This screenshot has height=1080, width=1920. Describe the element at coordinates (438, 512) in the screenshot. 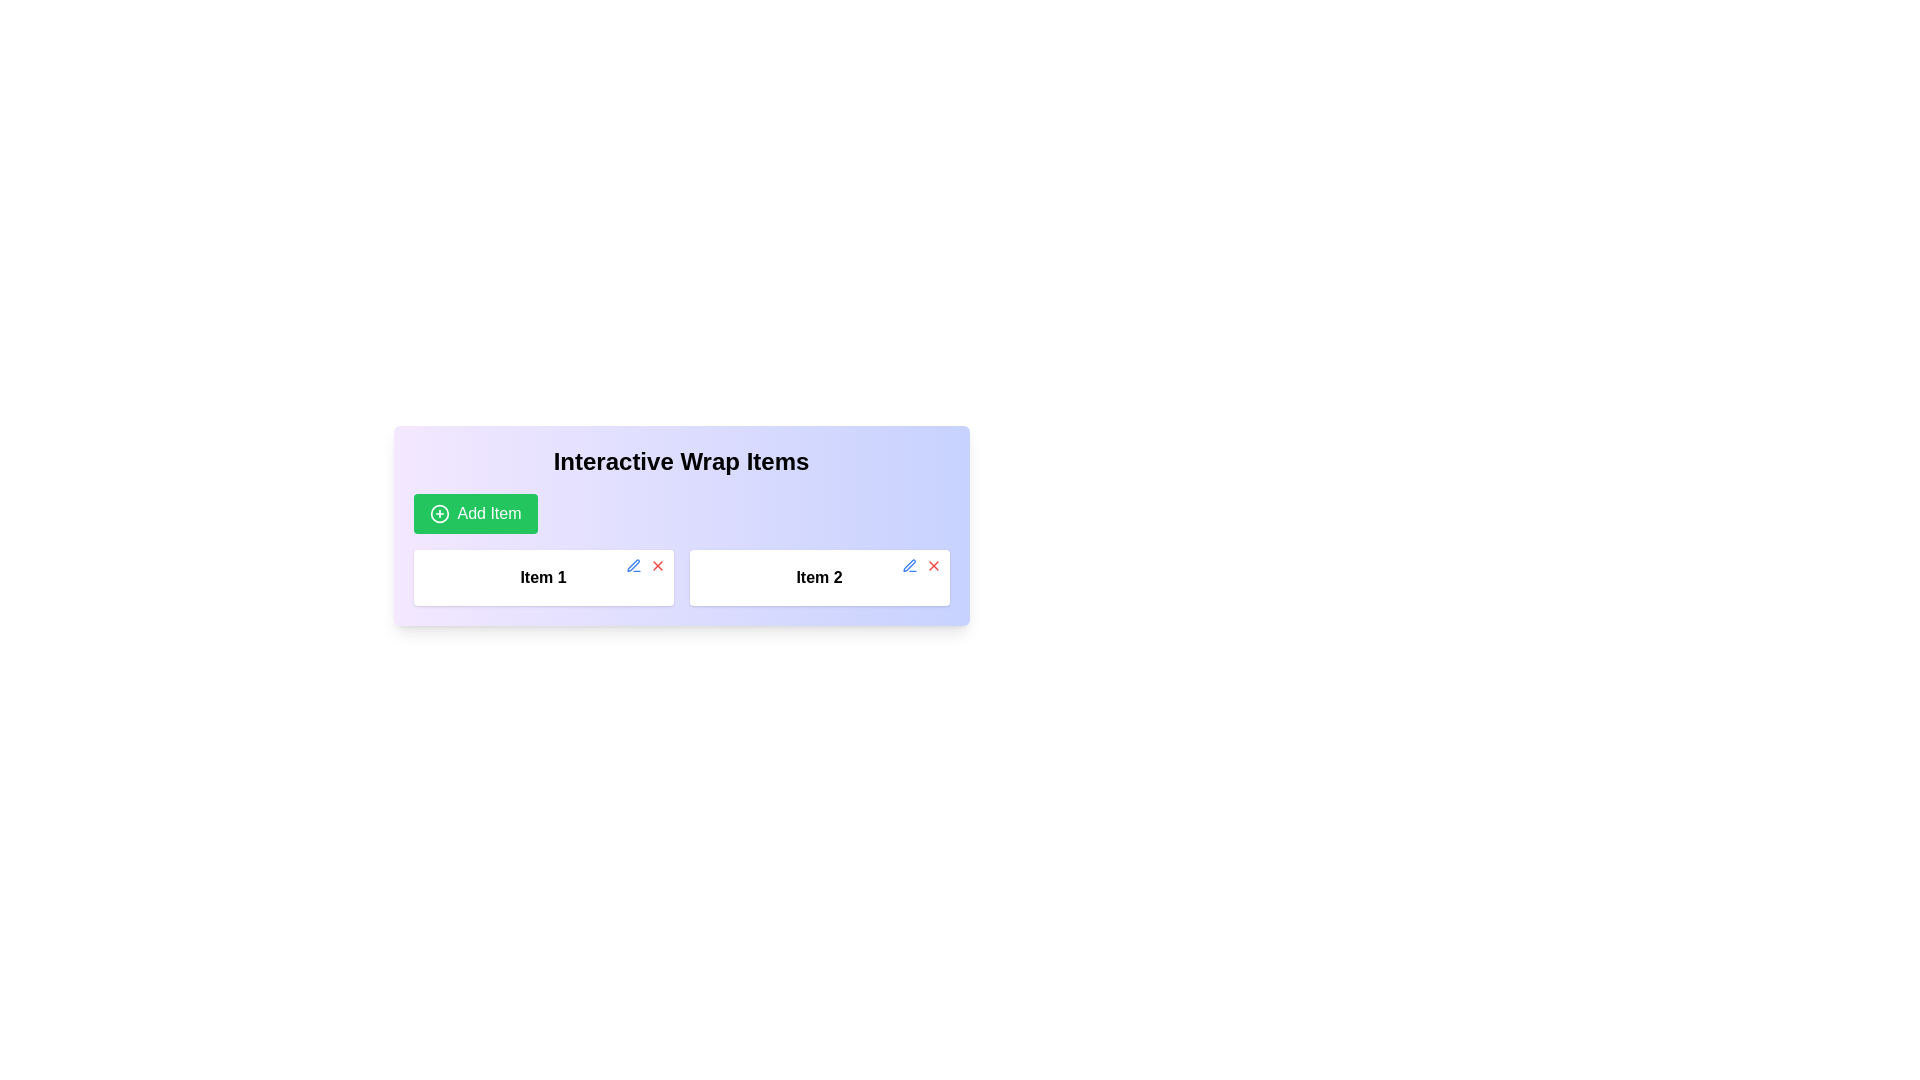

I see `the outer circle component of the 'Add Item' button located in the top-left area of the main interactive panel labeled 'Interactive Wrap Items'` at that location.